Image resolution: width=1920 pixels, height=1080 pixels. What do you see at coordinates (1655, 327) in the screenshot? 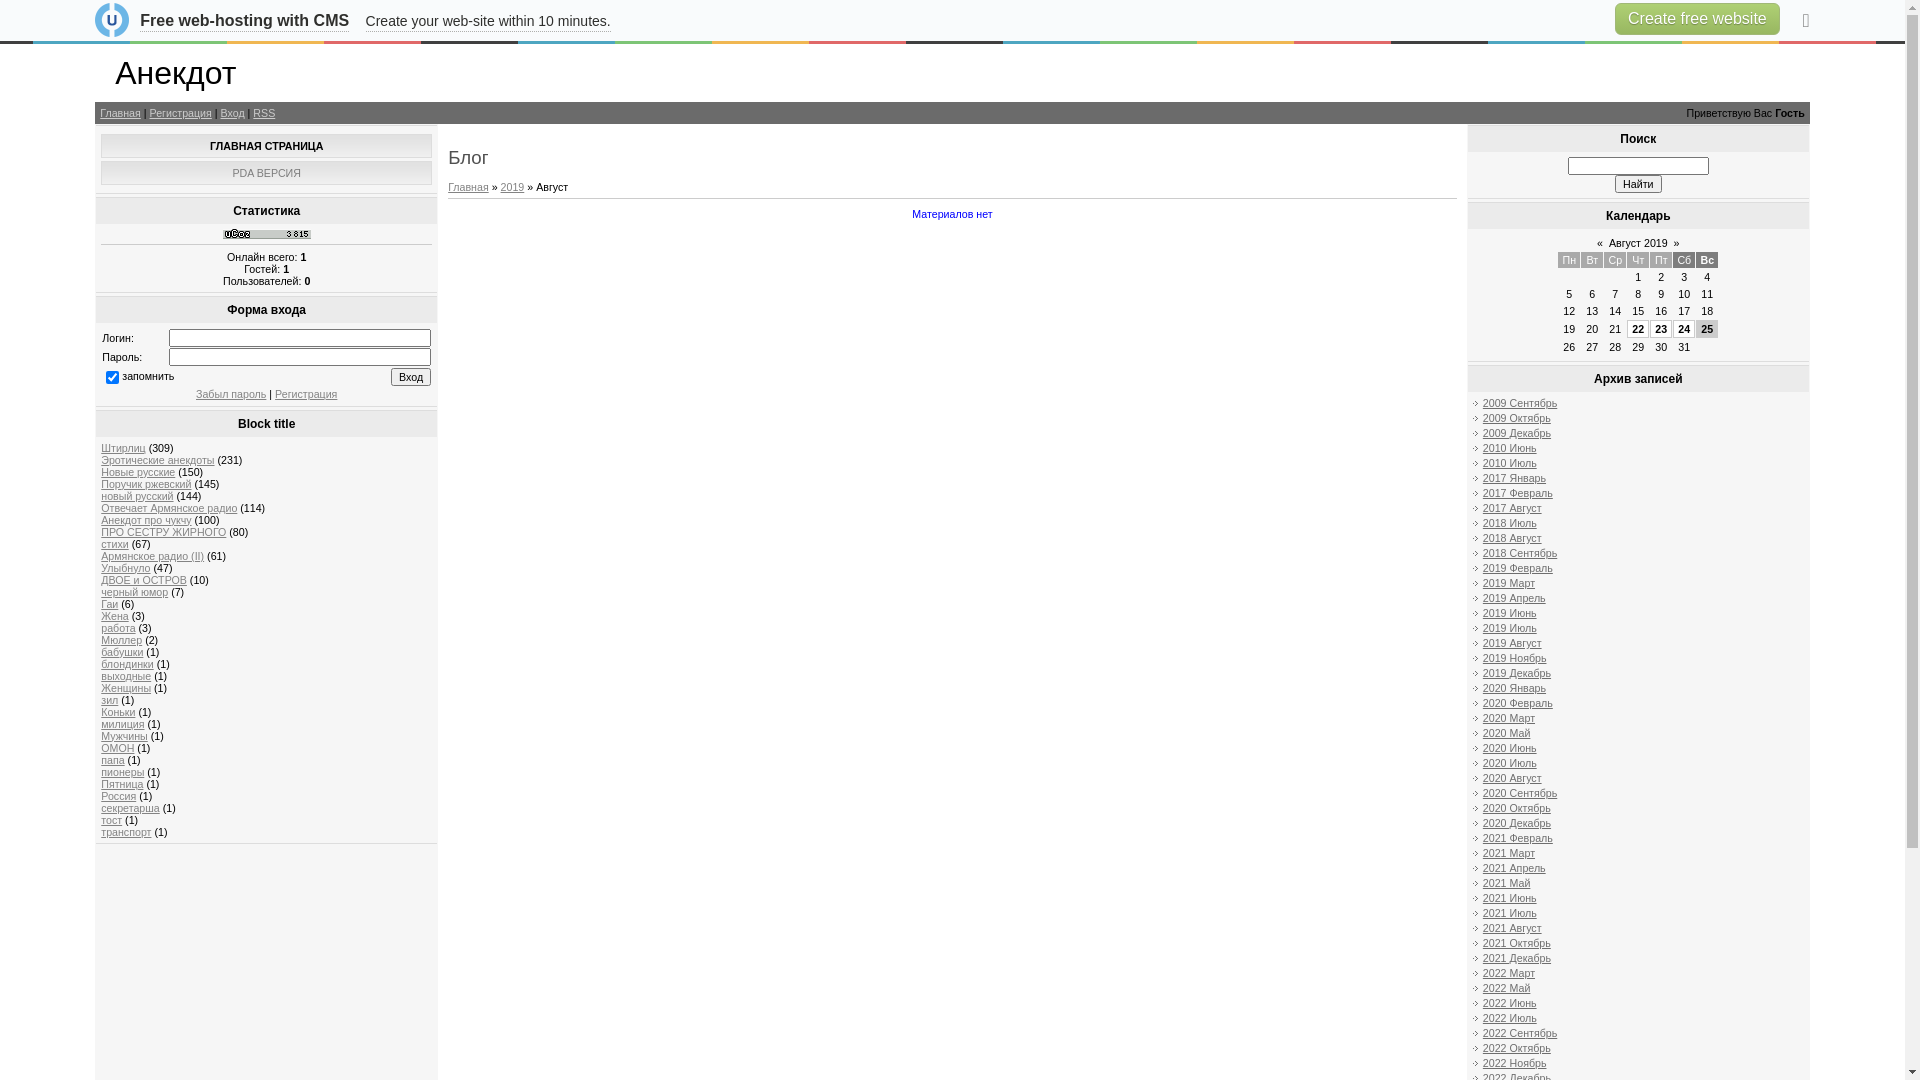
I see `'23'` at bounding box center [1655, 327].